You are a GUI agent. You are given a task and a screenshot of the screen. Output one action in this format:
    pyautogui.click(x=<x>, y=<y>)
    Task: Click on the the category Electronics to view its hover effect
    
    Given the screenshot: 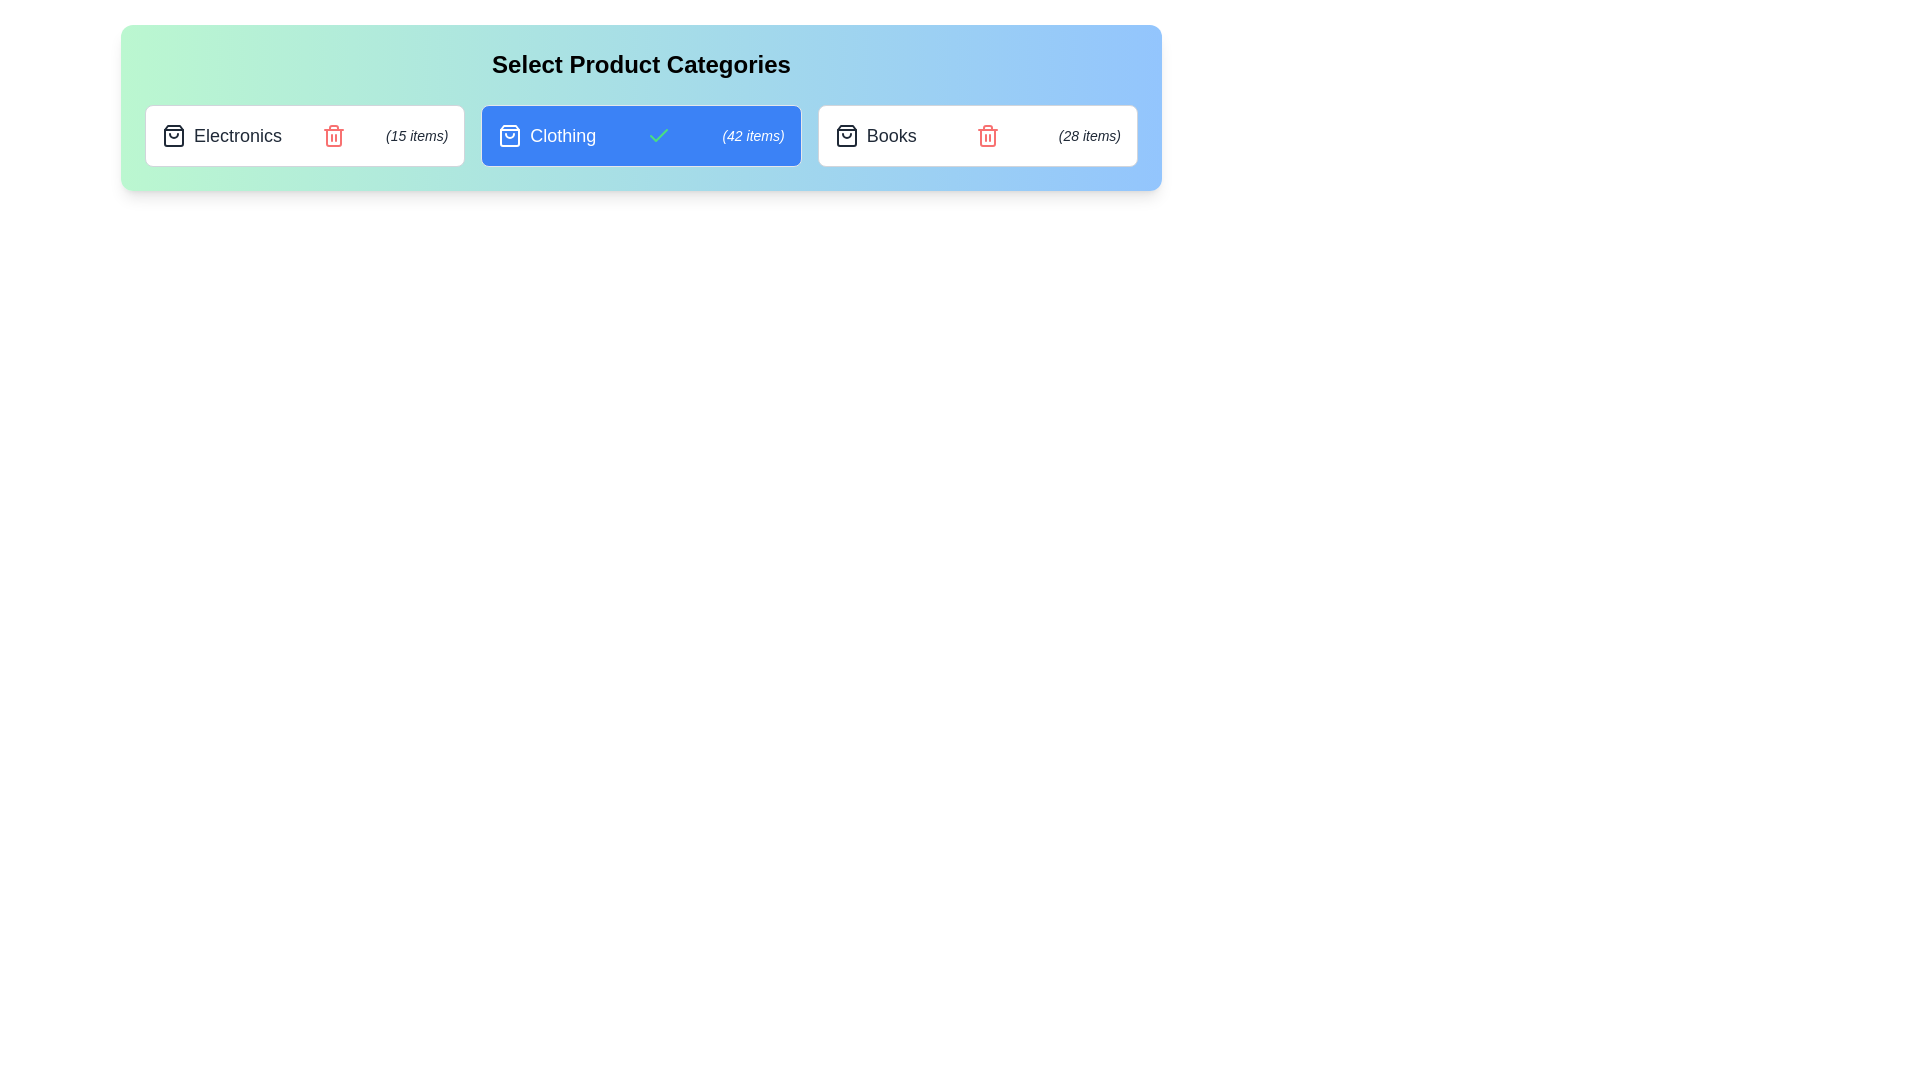 What is the action you would take?
    pyautogui.click(x=304, y=135)
    